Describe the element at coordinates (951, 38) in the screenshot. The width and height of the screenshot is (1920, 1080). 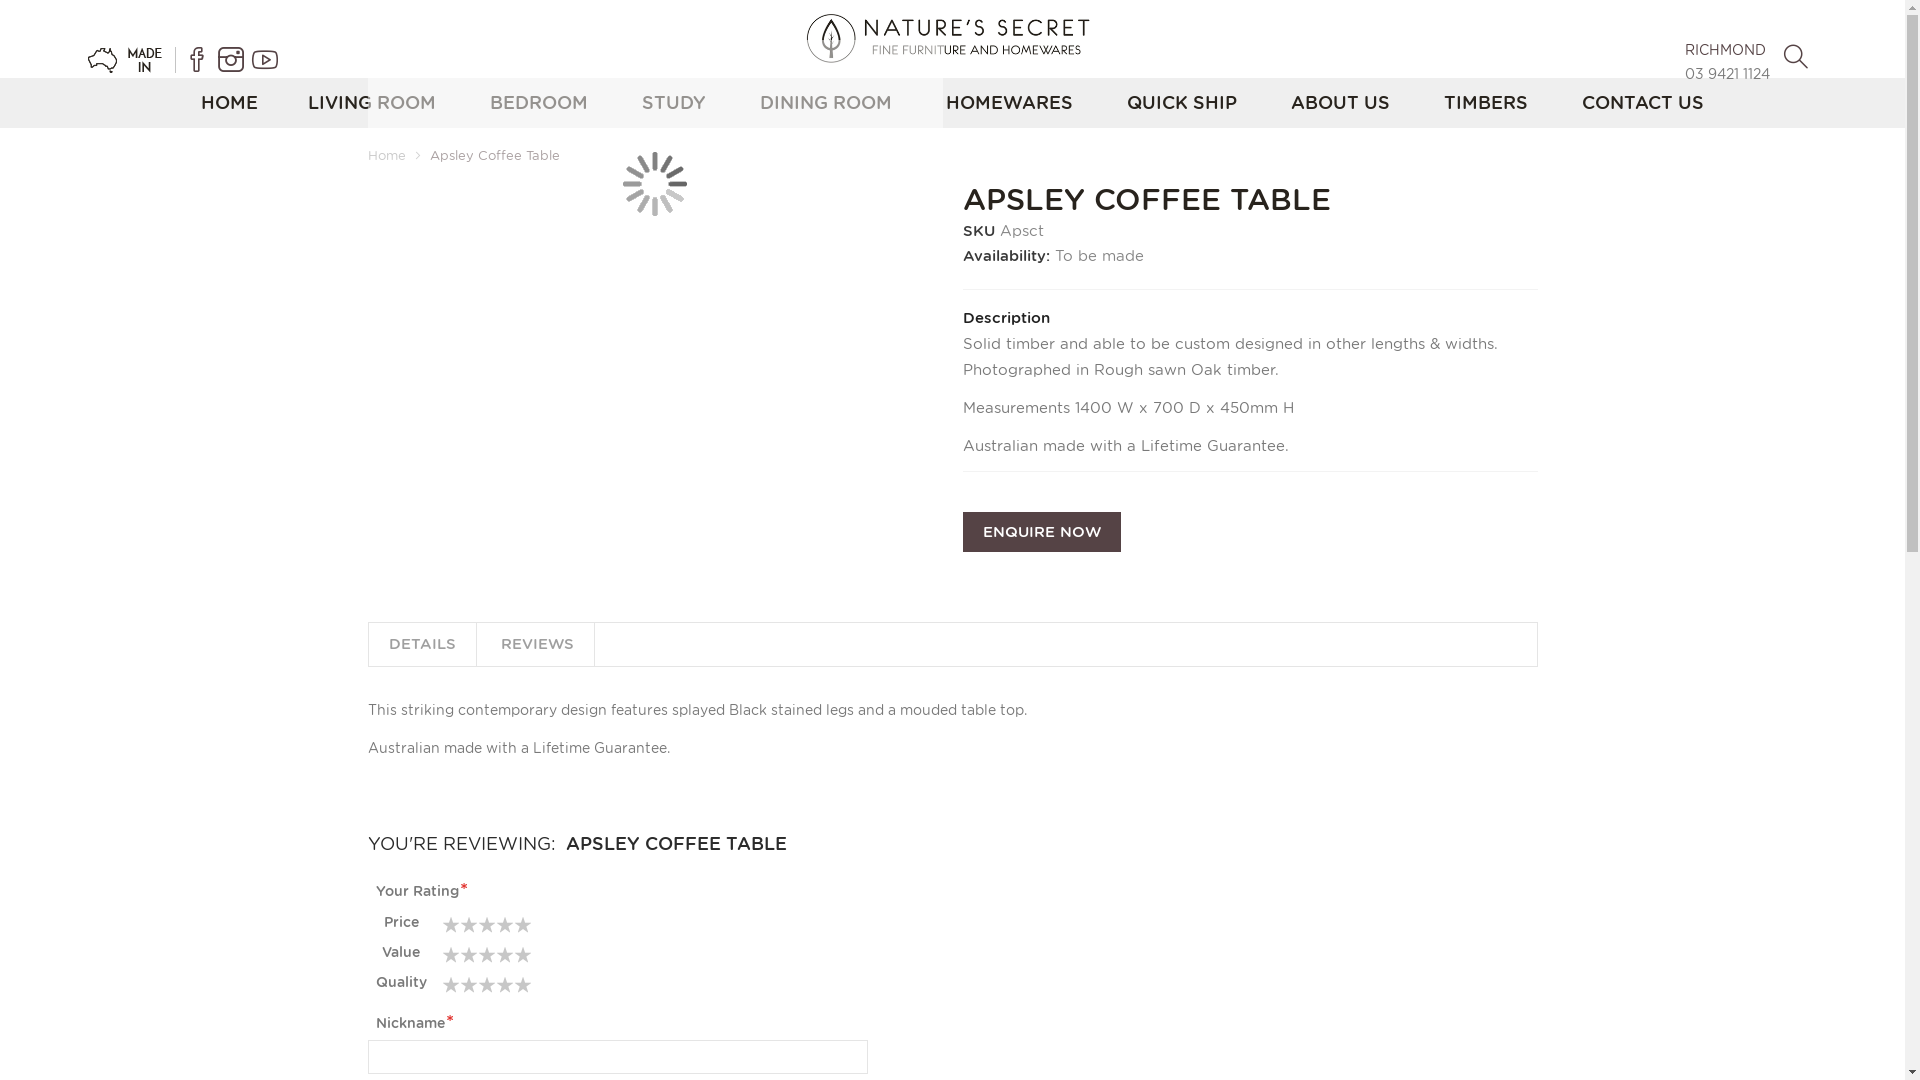
I see `'Nature's Secret'` at that location.